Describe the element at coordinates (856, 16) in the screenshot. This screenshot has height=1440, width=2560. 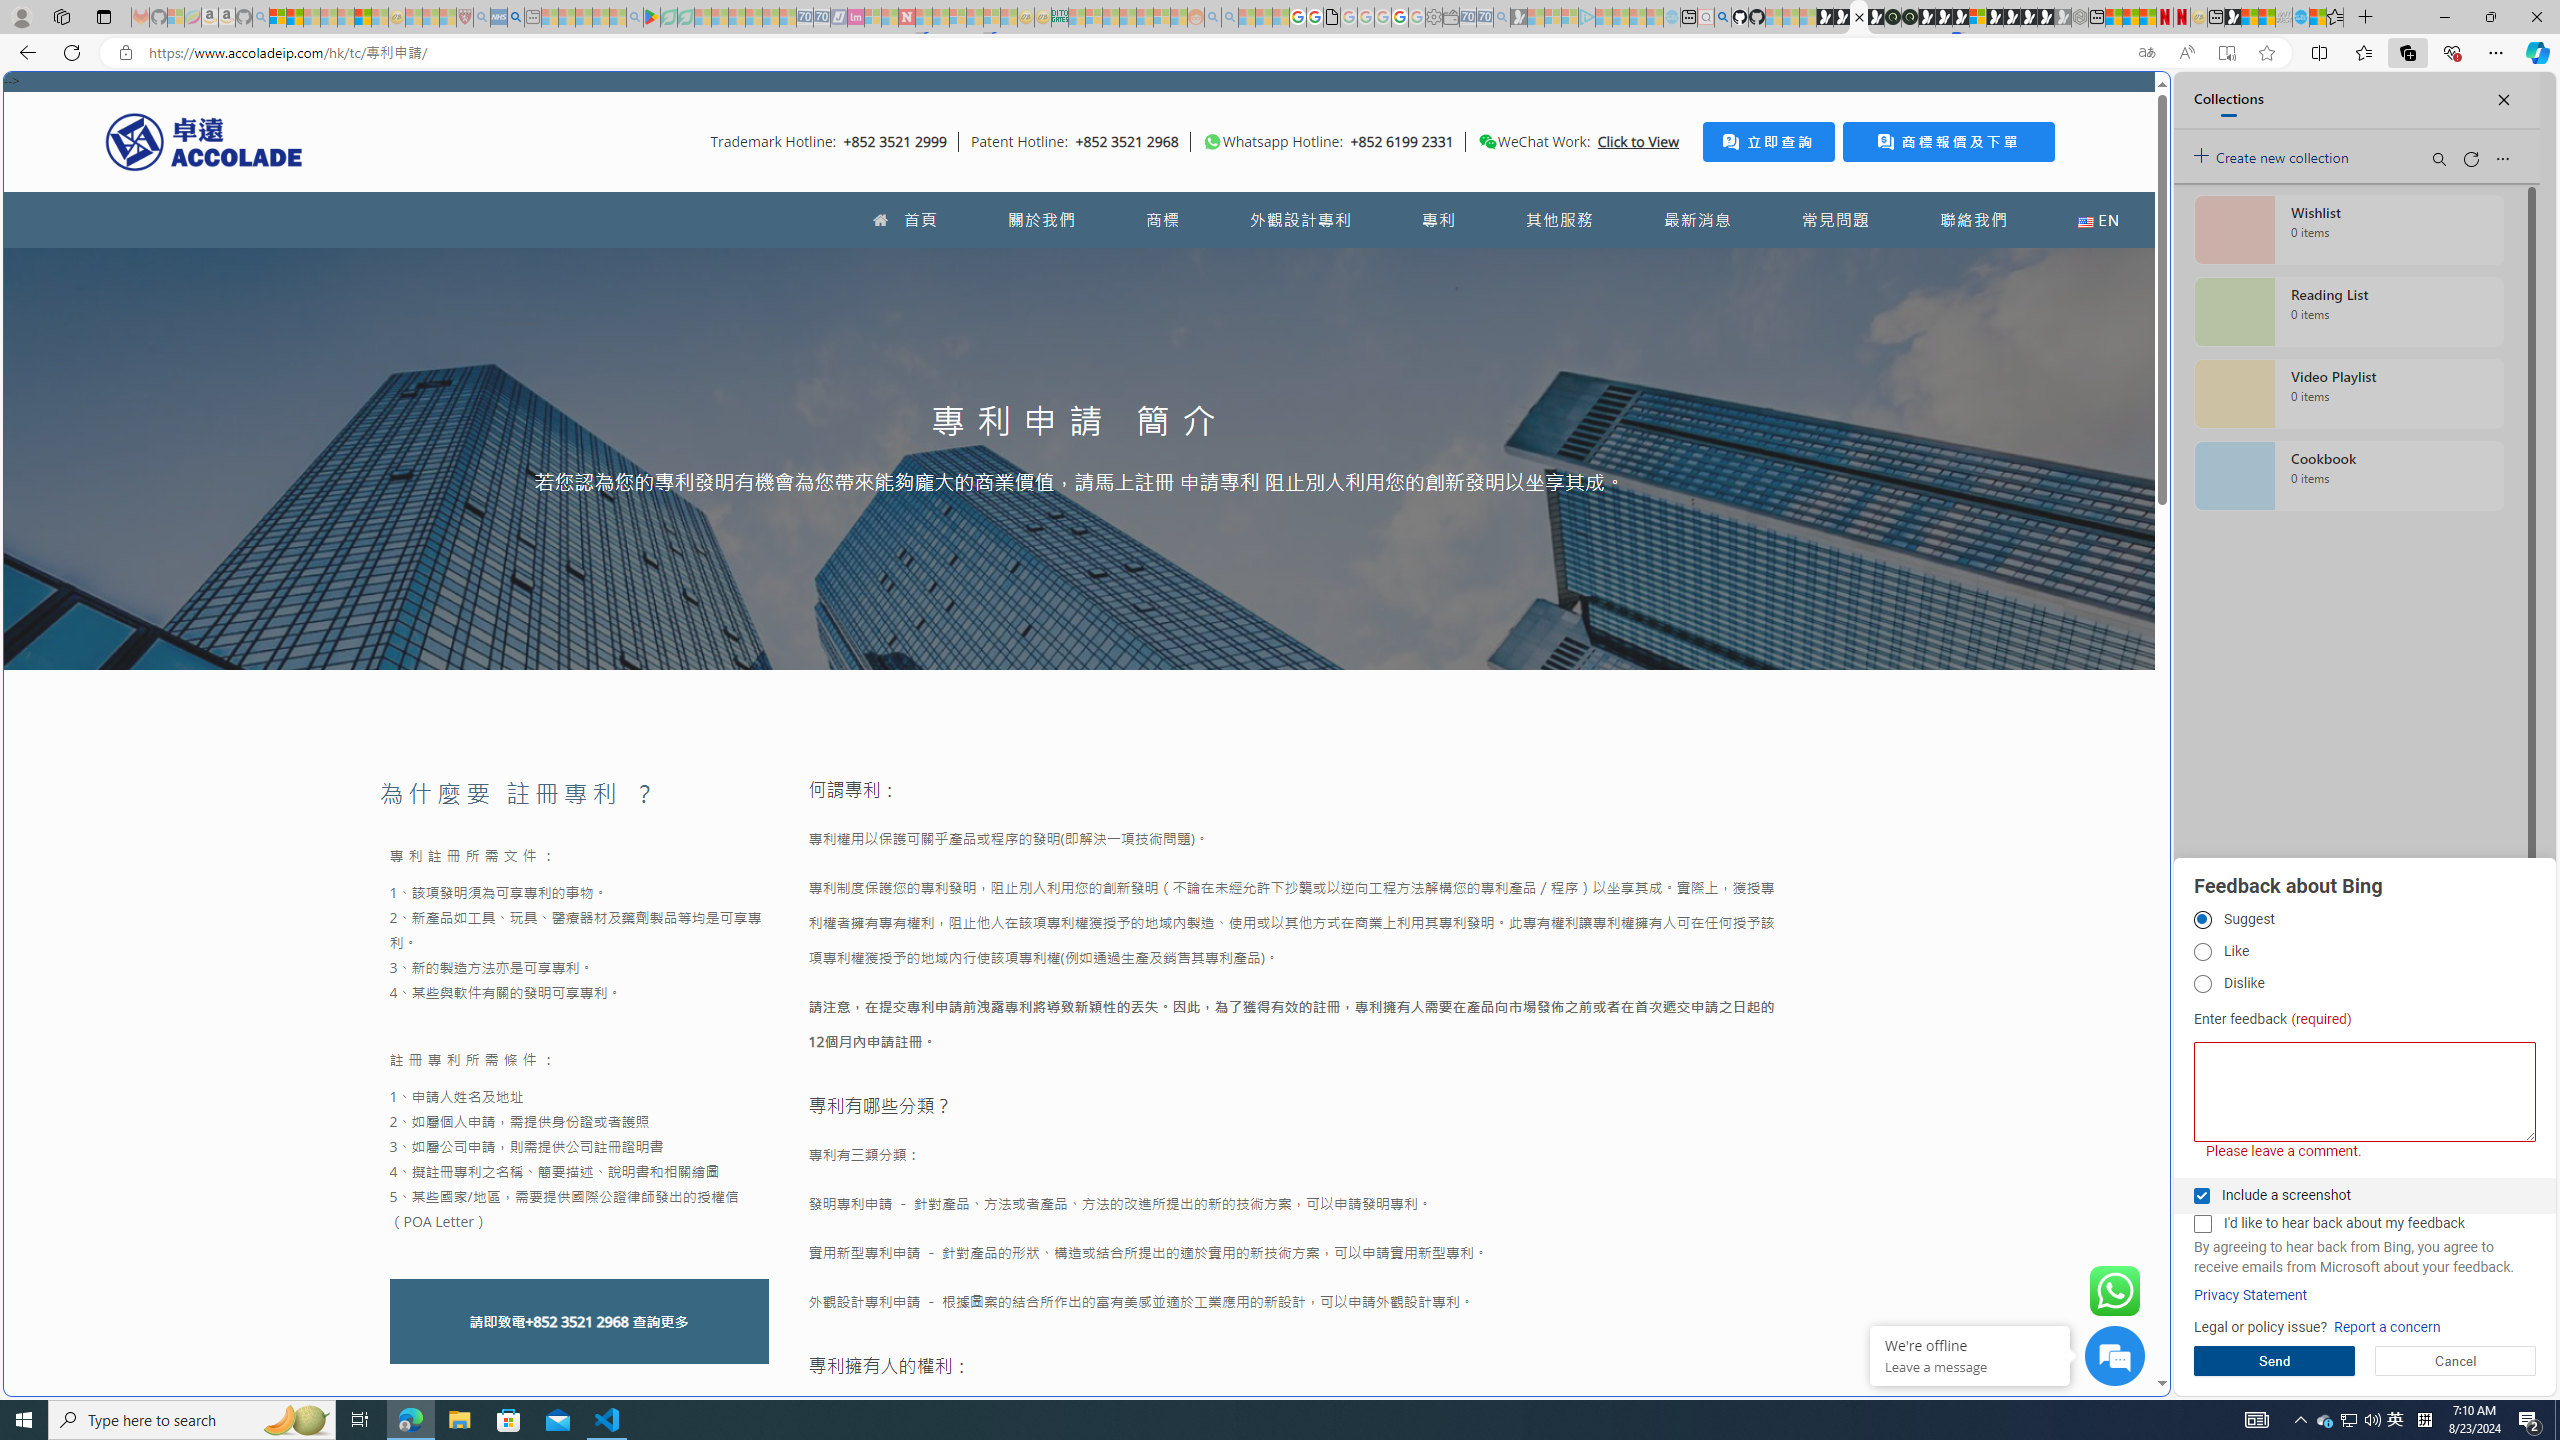
I see `'Jobs - lastminute.com Investor Portal - Sleeping'` at that location.